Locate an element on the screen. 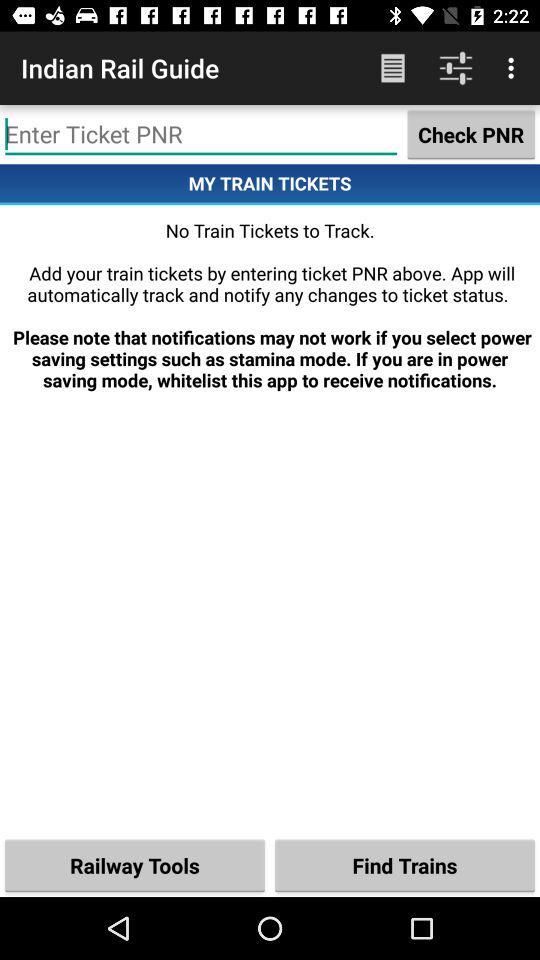 This screenshot has height=960, width=540. the check pnr is located at coordinates (471, 133).